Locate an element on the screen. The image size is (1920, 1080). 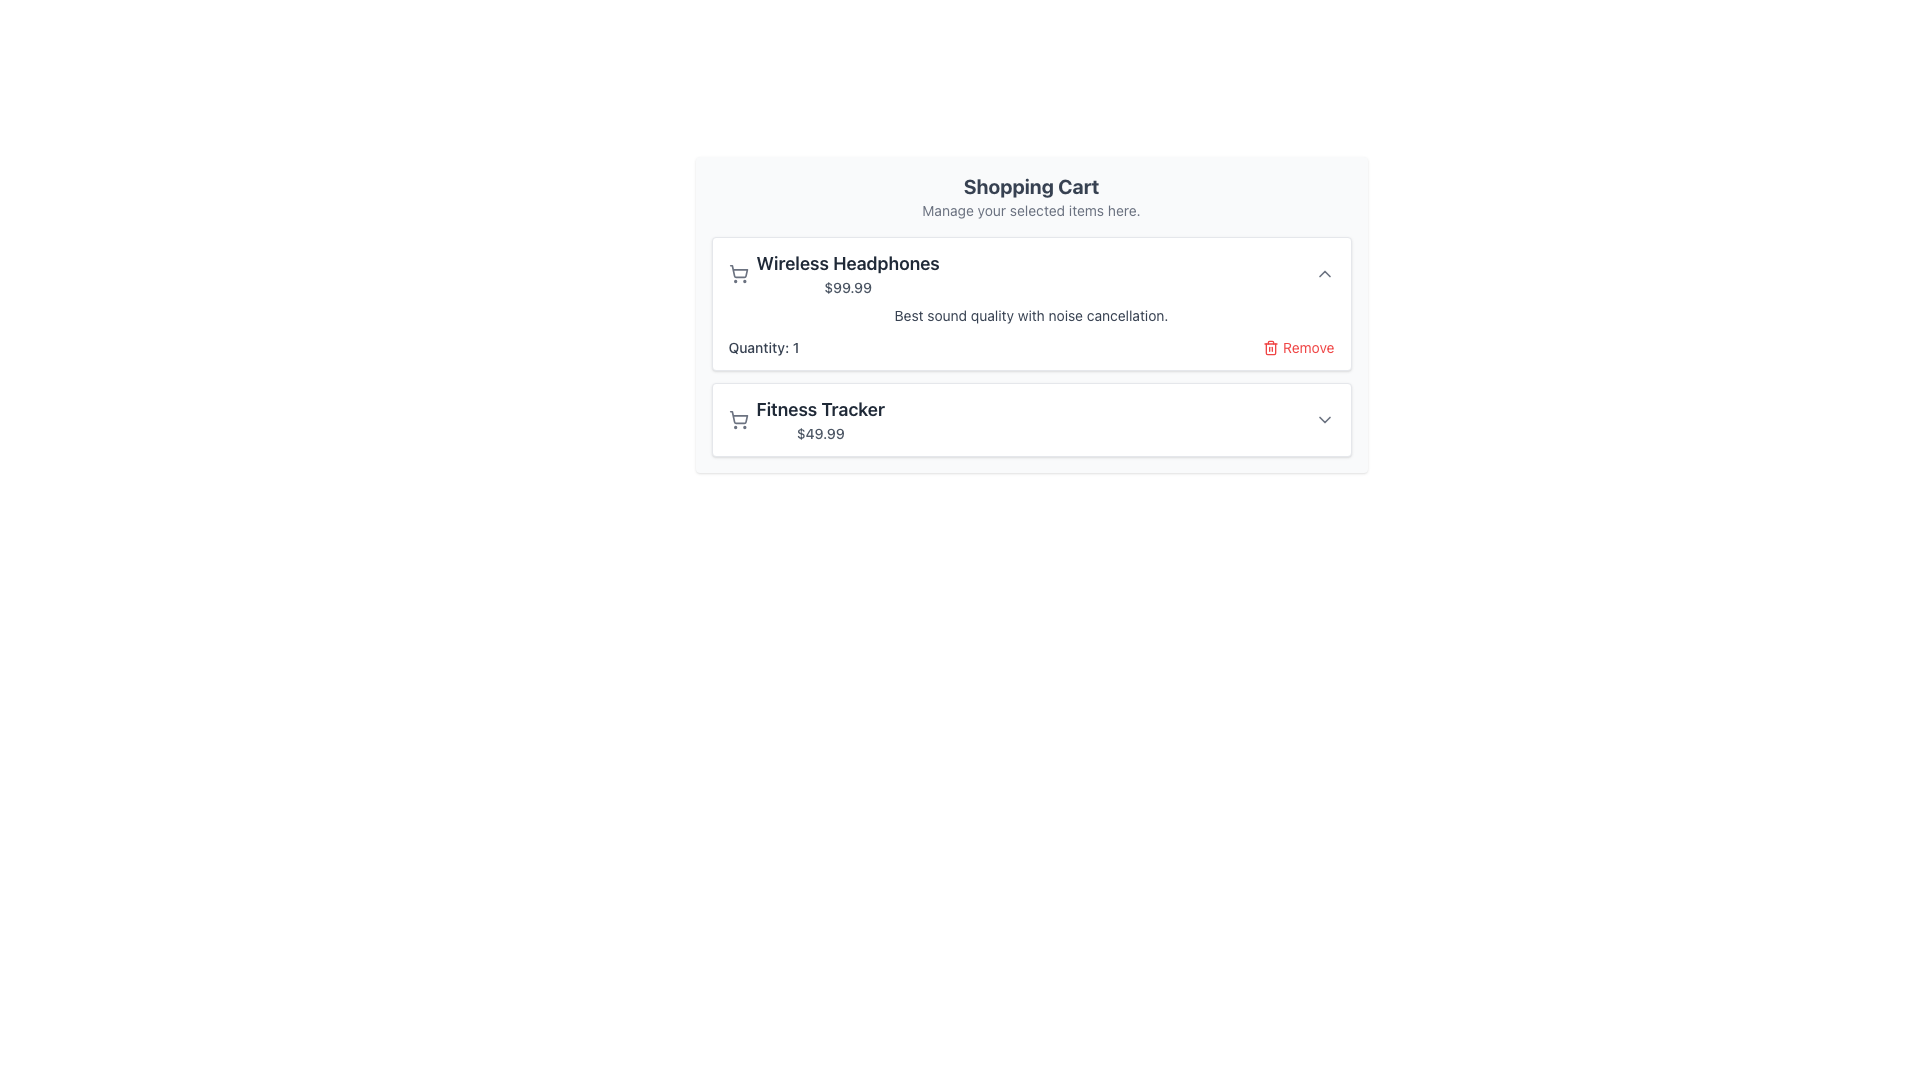
the remove button located to the right of the 'Quantity: 1' text in the shopping cart for the 'Wireless Headphones' item is located at coordinates (1298, 346).